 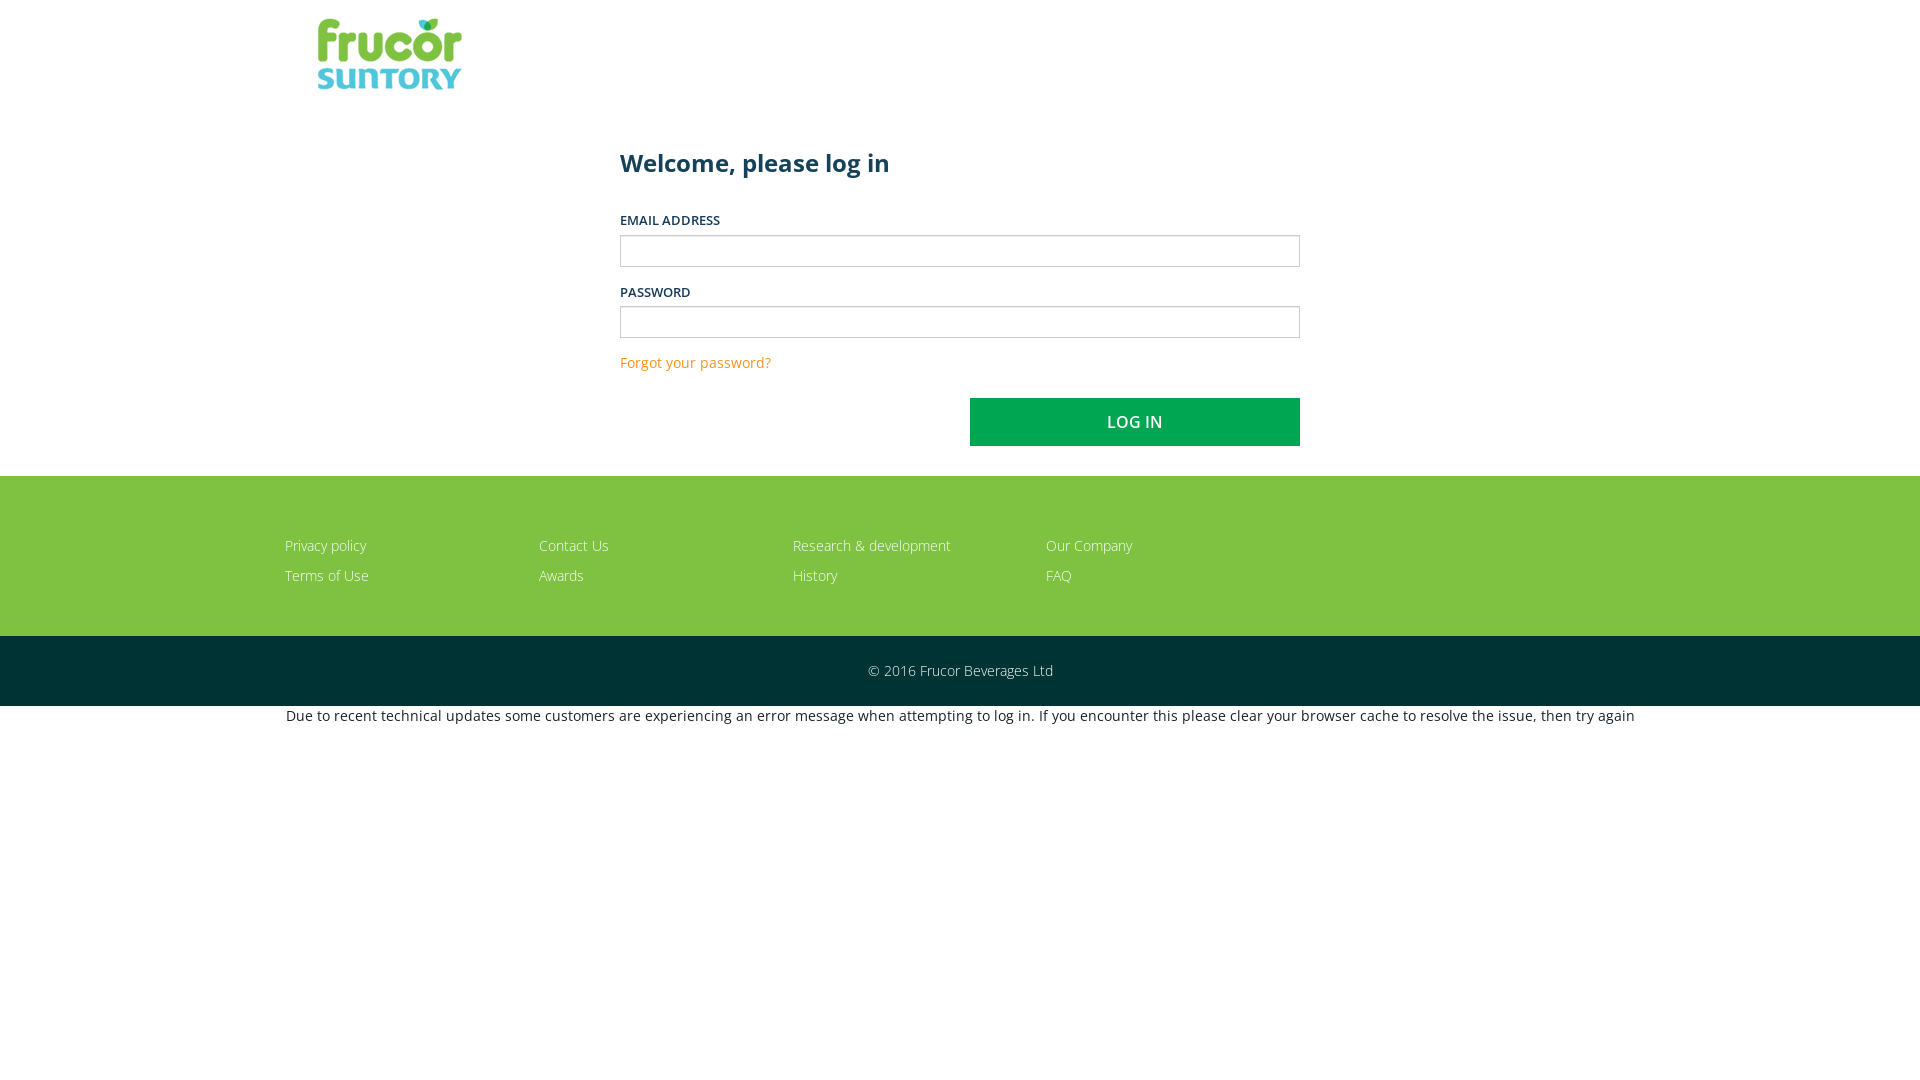 What do you see at coordinates (326, 575) in the screenshot?
I see `'Terms of Use'` at bounding box center [326, 575].